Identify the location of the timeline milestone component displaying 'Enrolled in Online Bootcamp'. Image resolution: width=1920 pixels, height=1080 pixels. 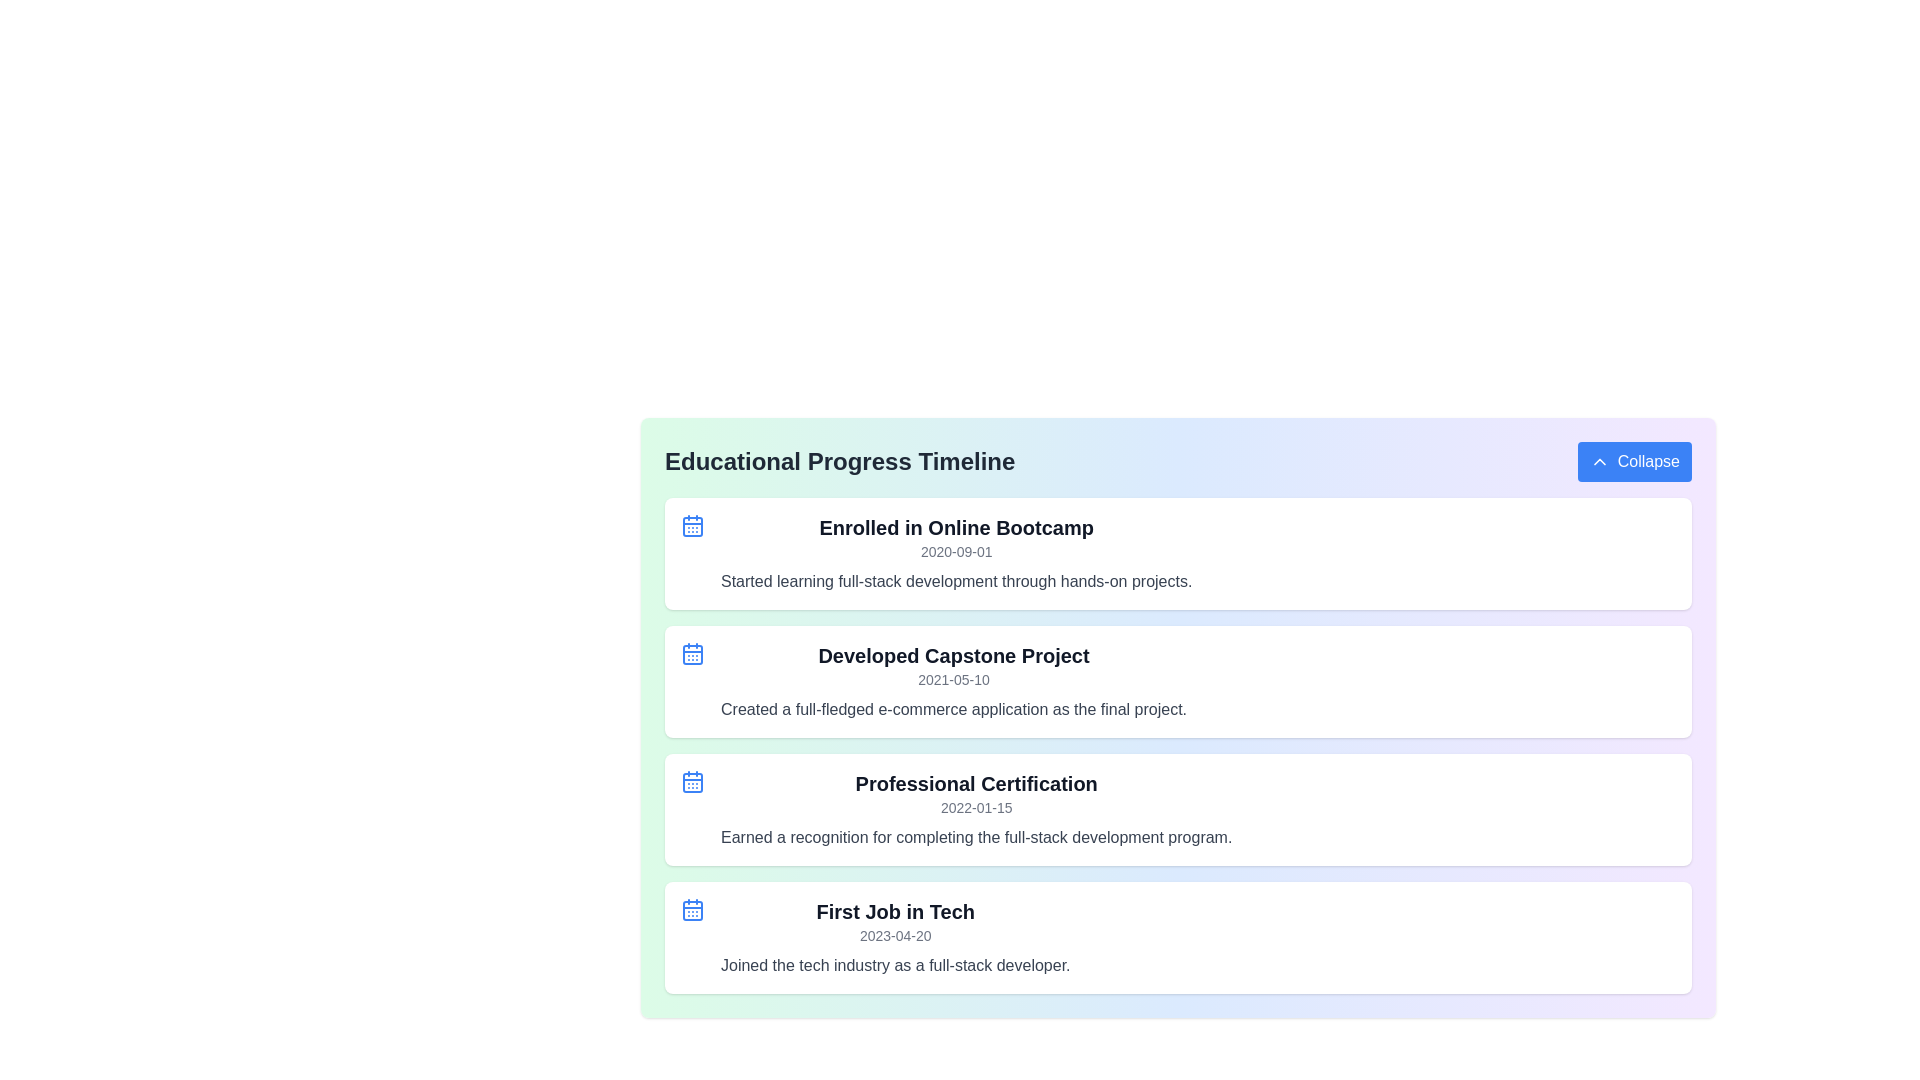
(1178, 554).